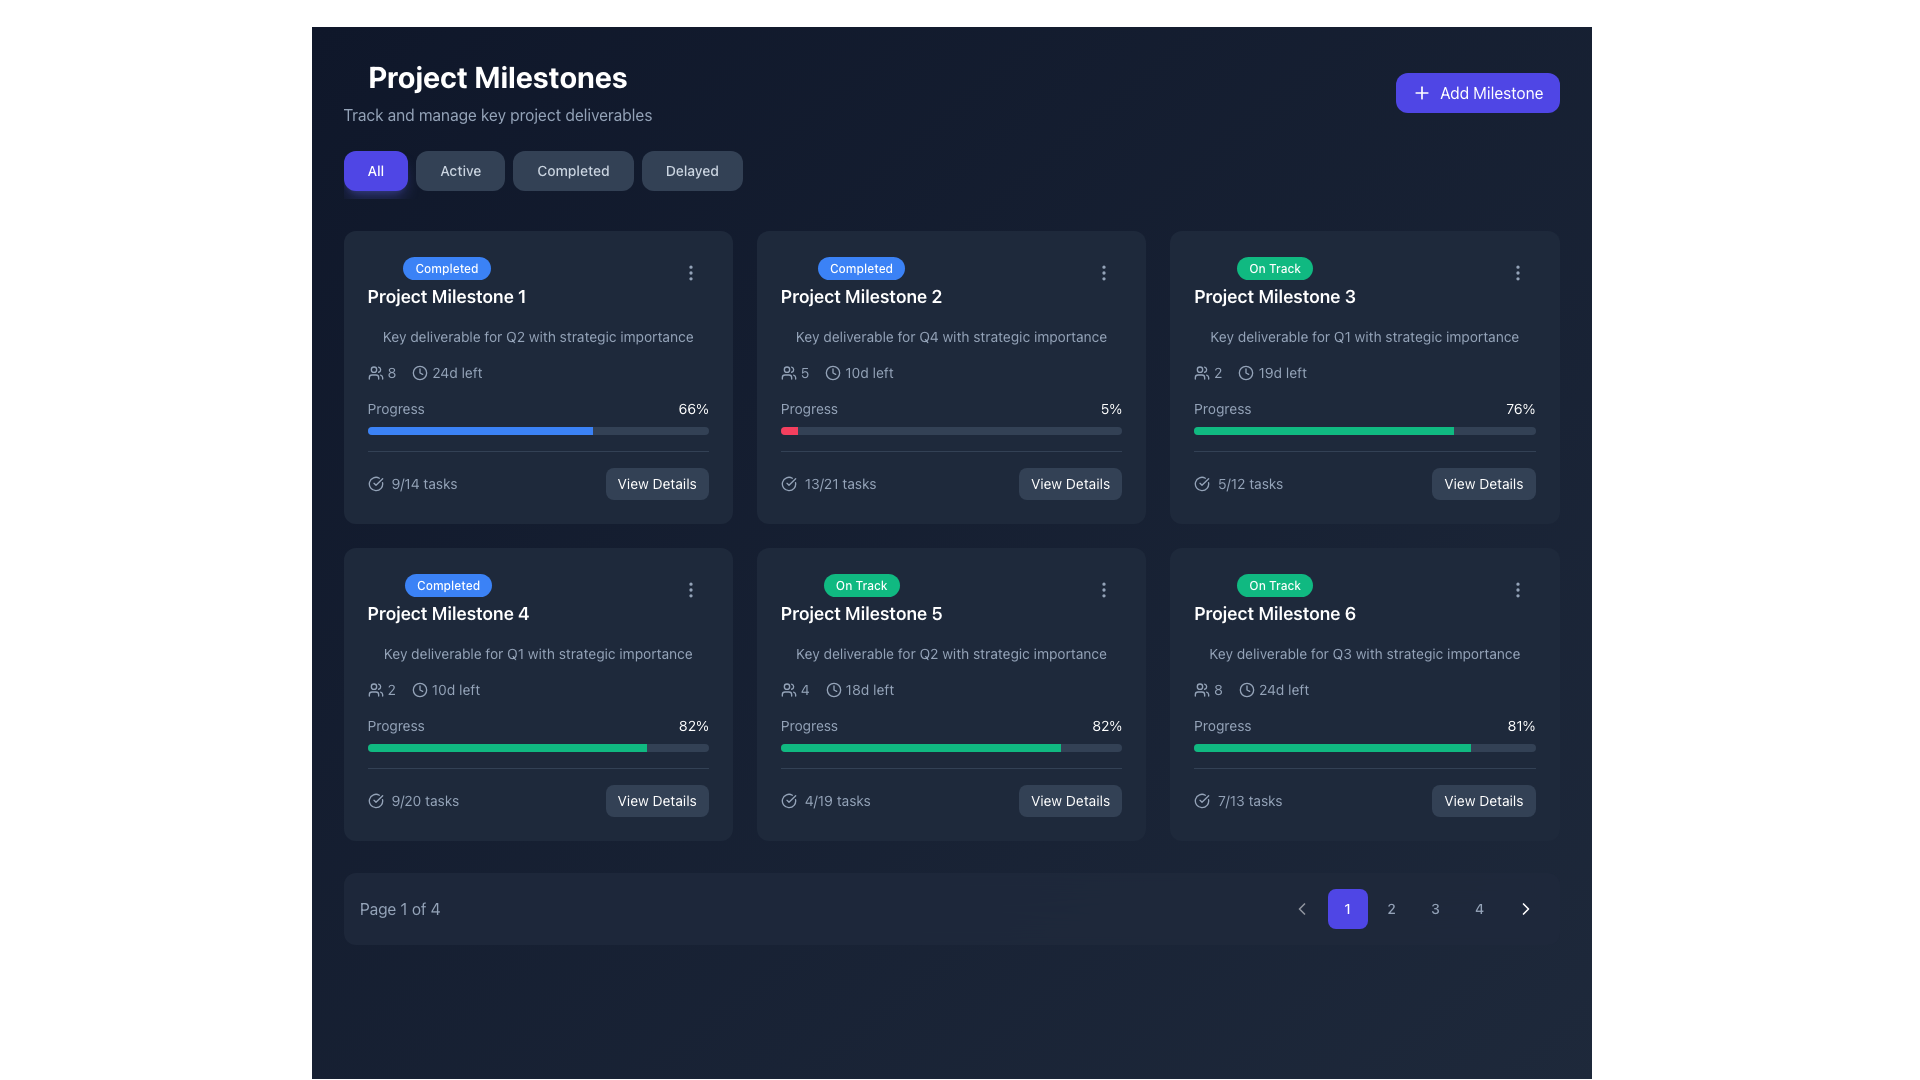 Image resolution: width=1920 pixels, height=1080 pixels. What do you see at coordinates (794, 373) in the screenshot?
I see `the text displaying the numeric data '5' paired with an icon, located to the left of the text '10d left' and above the progress bar in the second card labeled 'Project Milestone 2'` at bounding box center [794, 373].